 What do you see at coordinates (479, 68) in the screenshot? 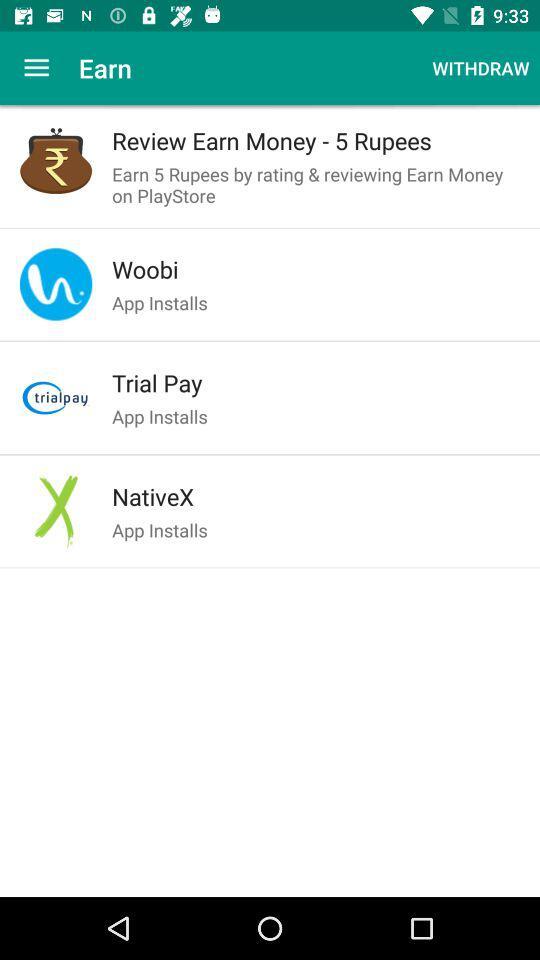
I see `icon to the right of earn item` at bounding box center [479, 68].